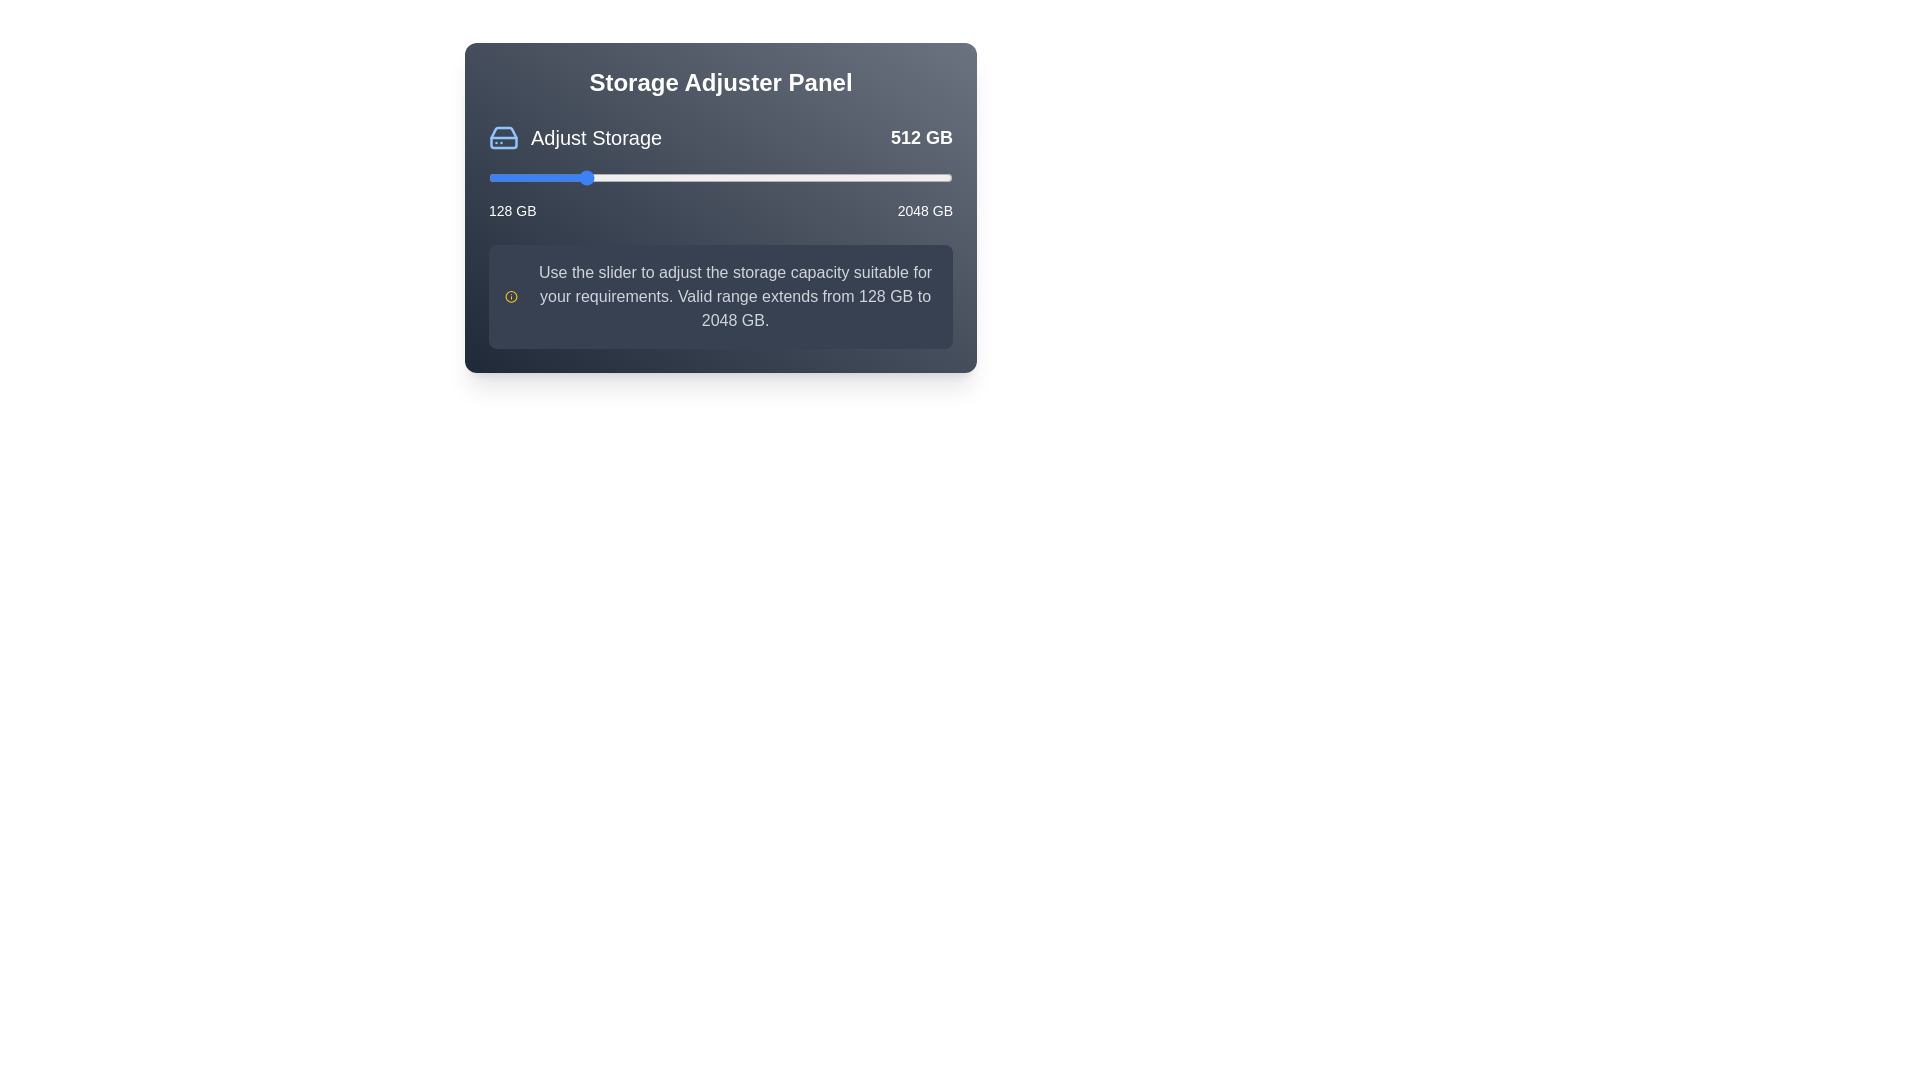  I want to click on the storage capacity, so click(733, 176).